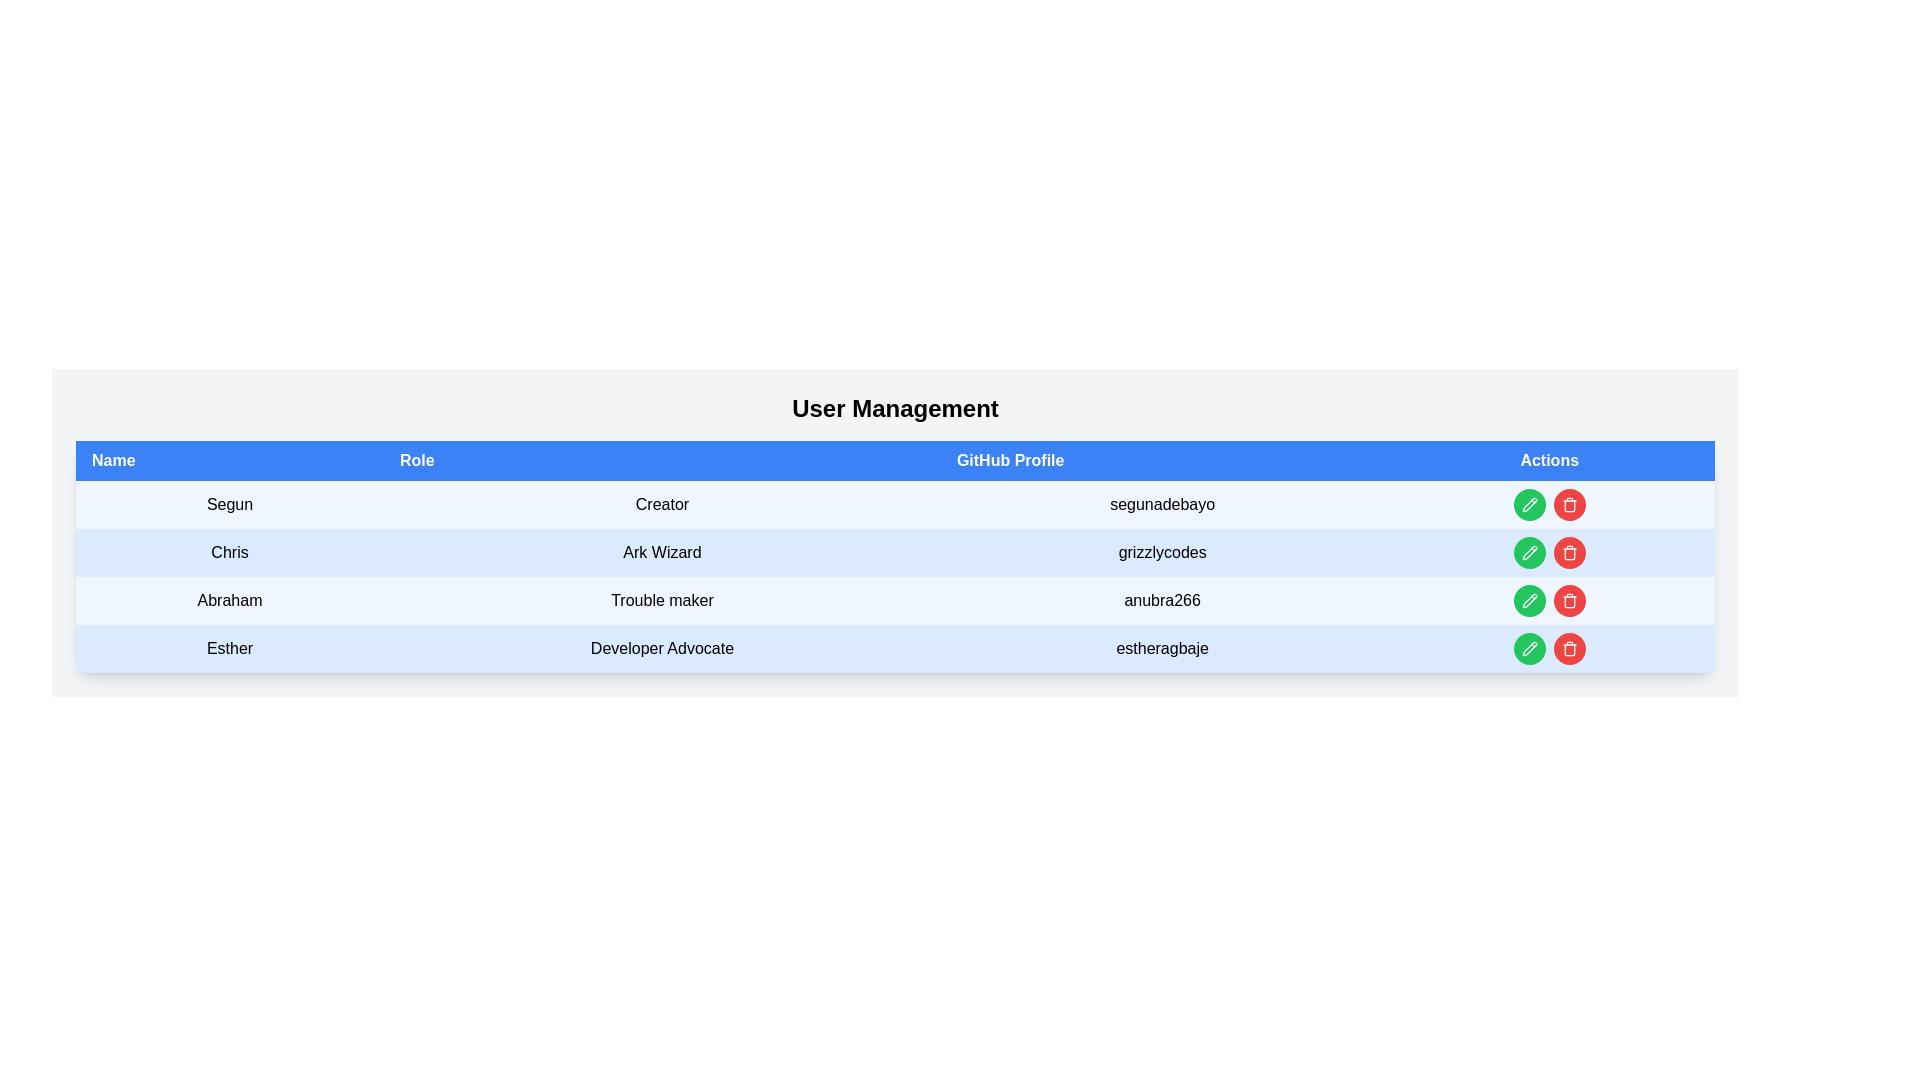 Image resolution: width=1920 pixels, height=1080 pixels. I want to click on the pencil icon button in the 'Actions' column for the user 'Abraham', so click(1528, 600).